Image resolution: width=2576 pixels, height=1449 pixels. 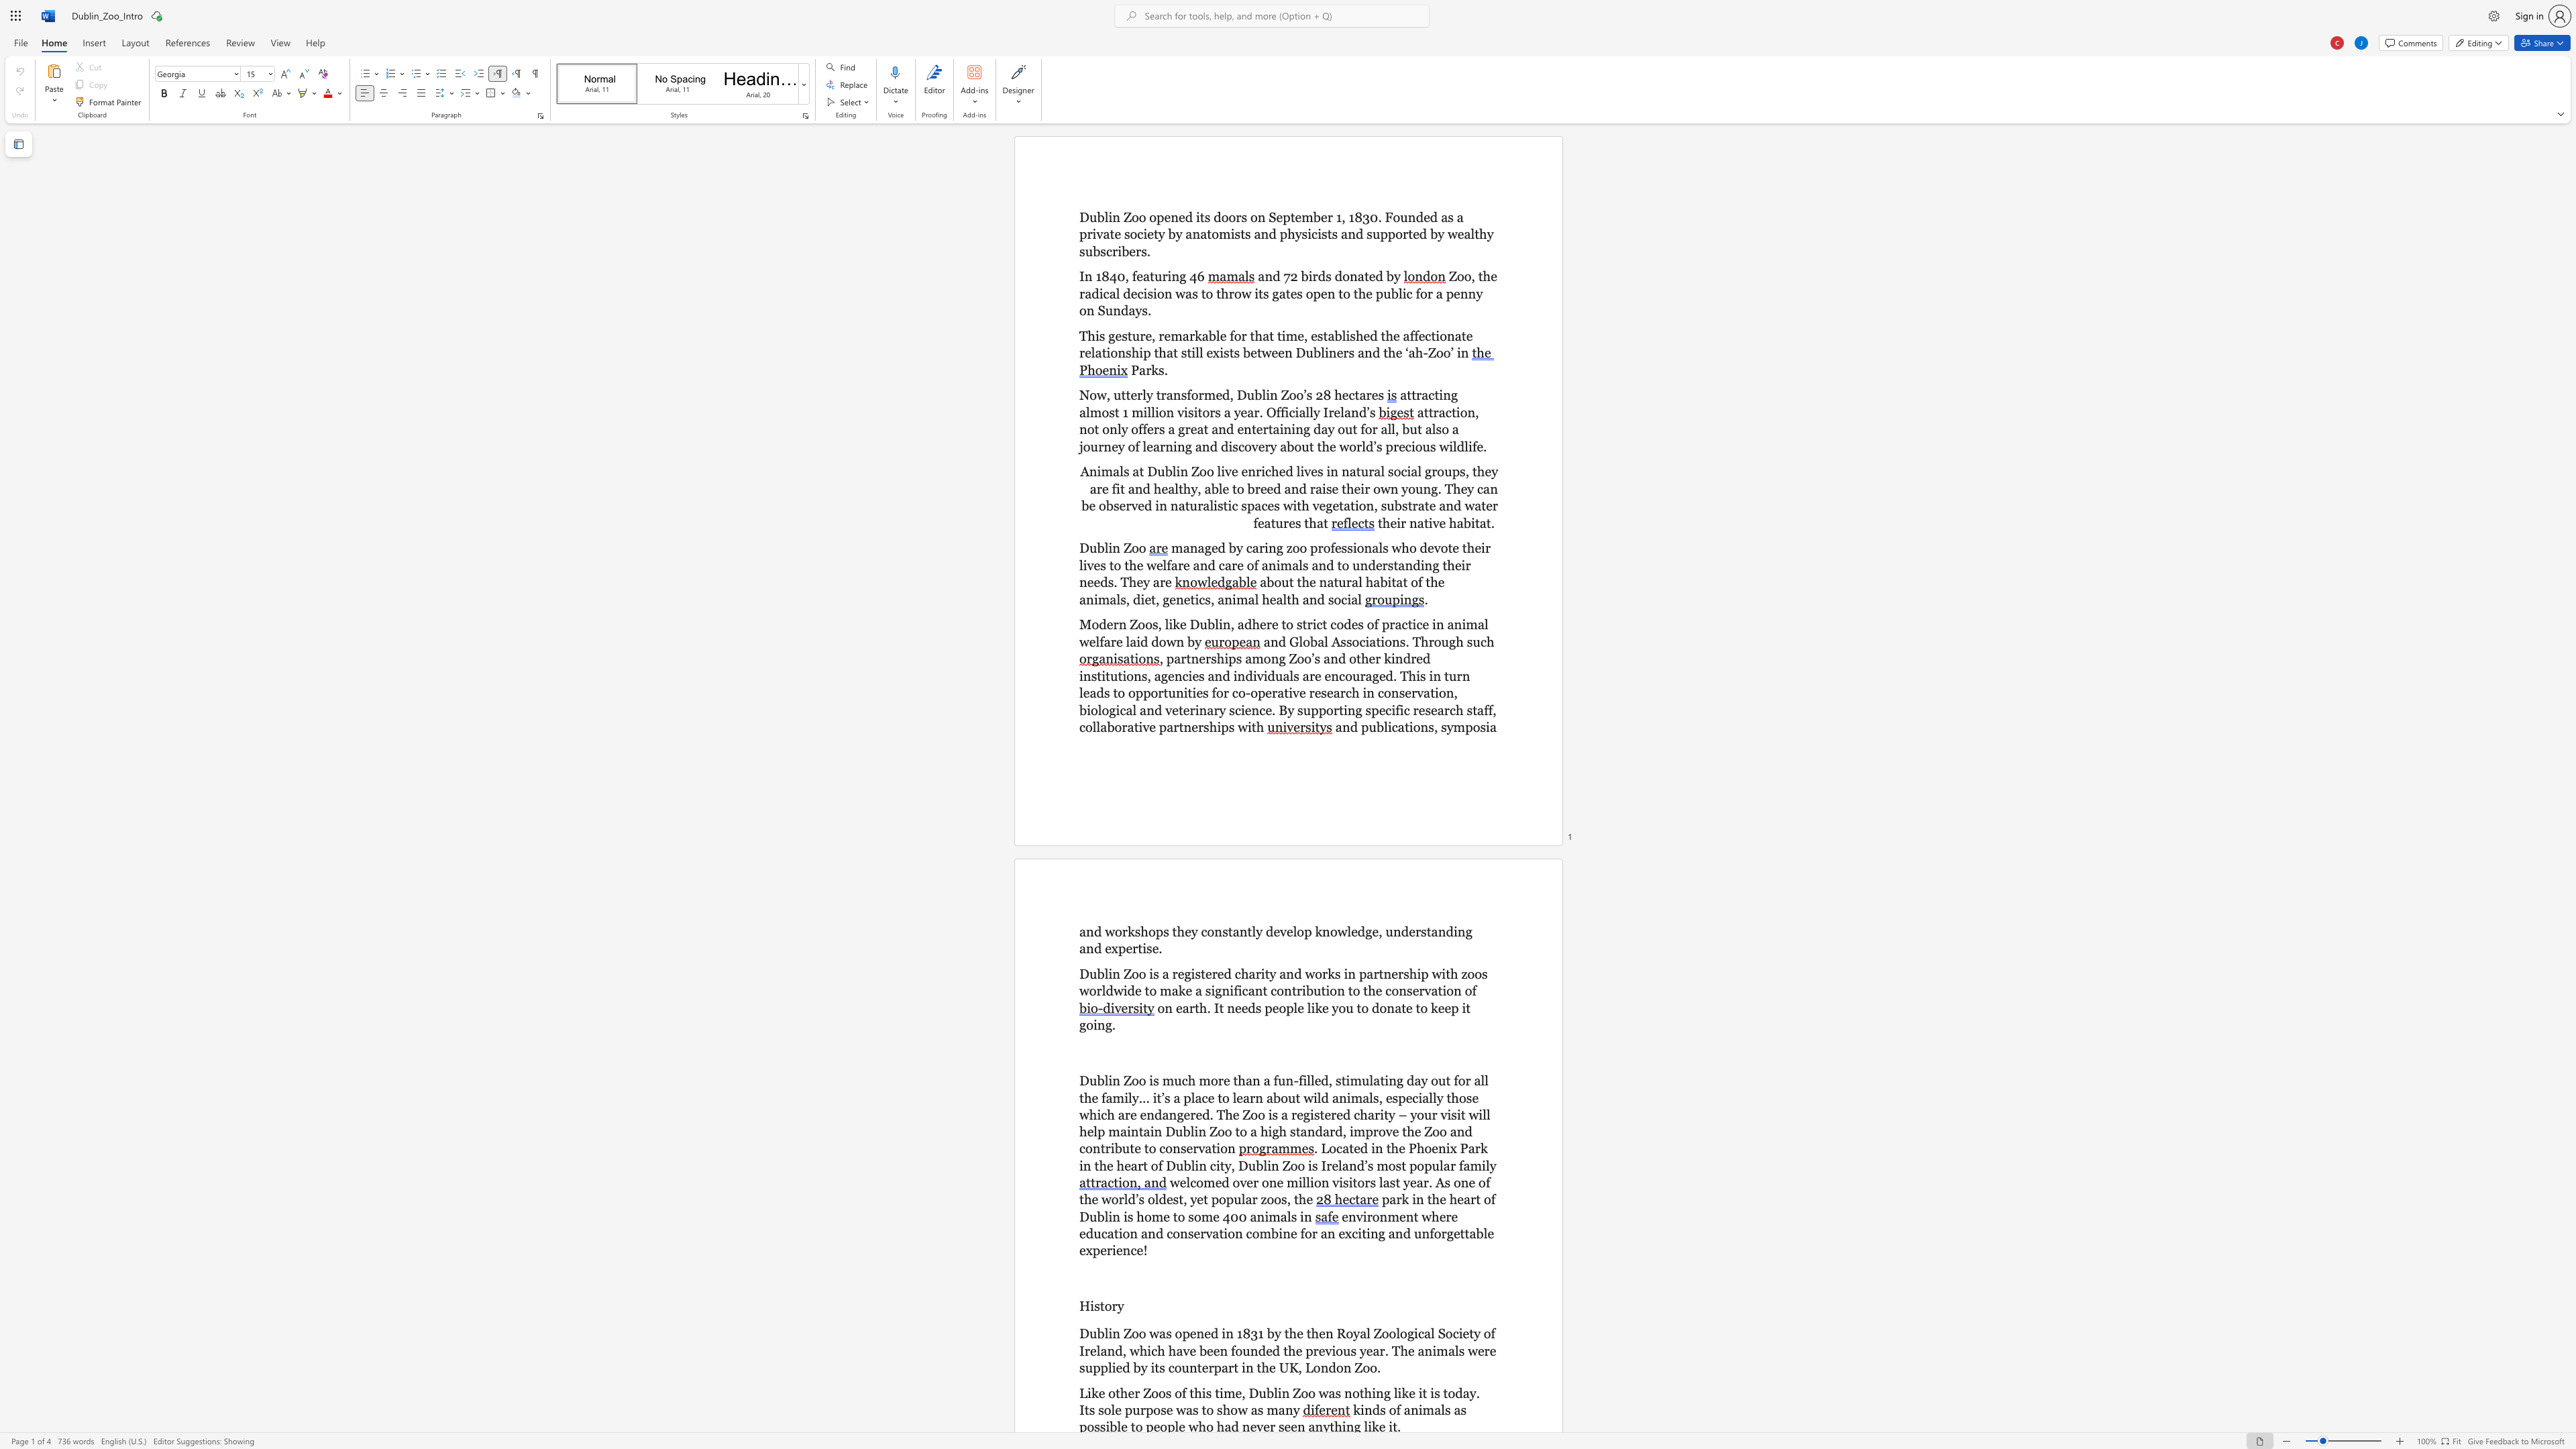 I want to click on the subset text "e anima" within the text "about the natural habitat of the animals,", so click(x=1438, y=582).